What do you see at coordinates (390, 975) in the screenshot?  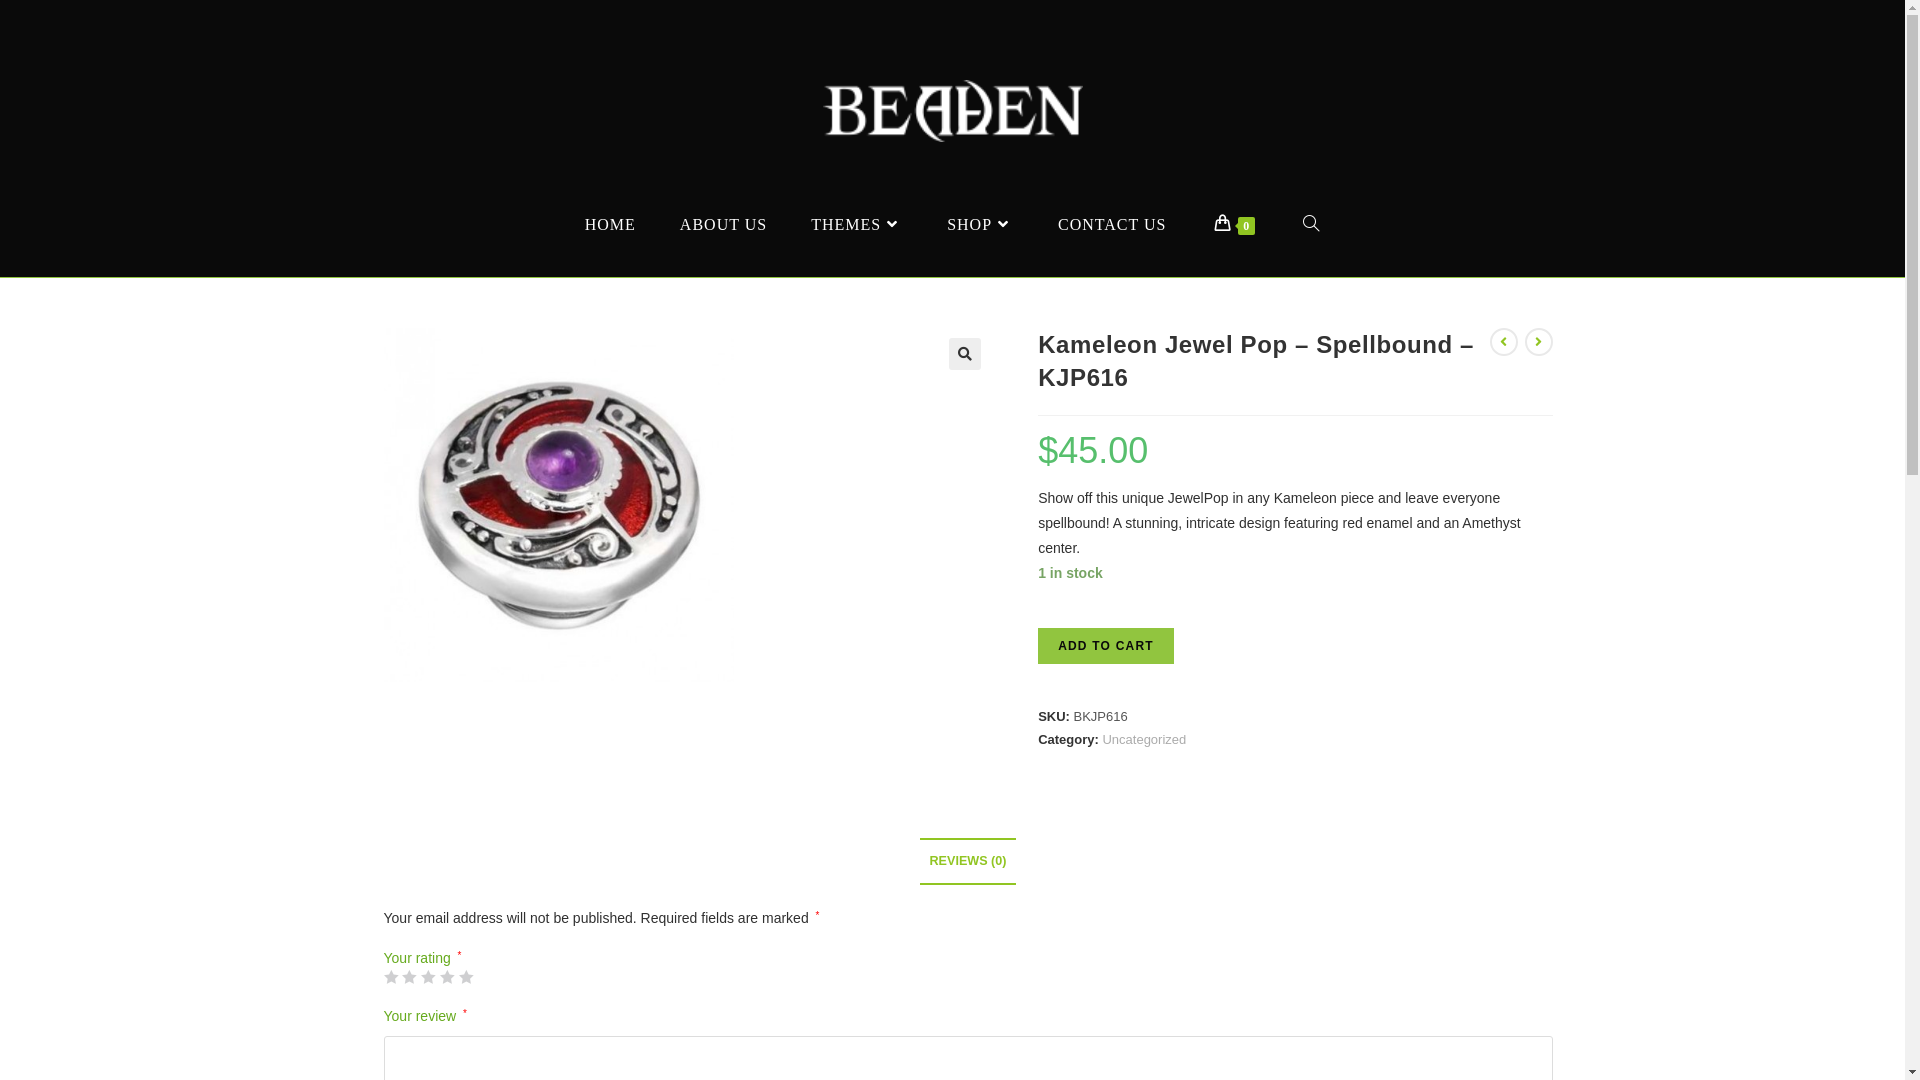 I see `'1'` at bounding box center [390, 975].